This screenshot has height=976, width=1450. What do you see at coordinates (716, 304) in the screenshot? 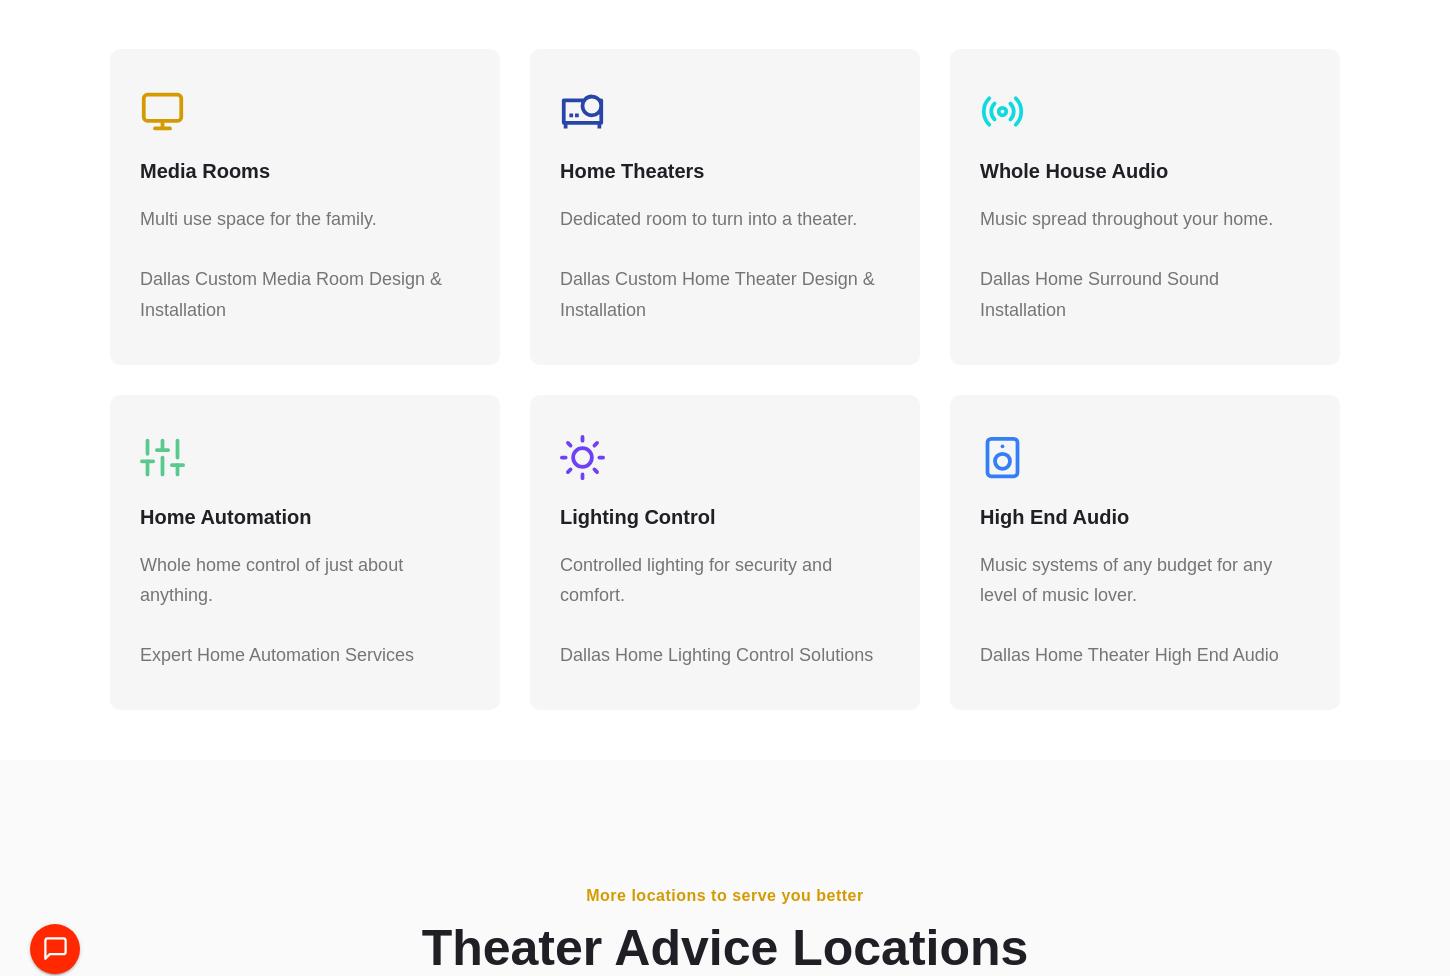
I see `'Dallas Custom Home Theater Design & Installation'` at bounding box center [716, 304].